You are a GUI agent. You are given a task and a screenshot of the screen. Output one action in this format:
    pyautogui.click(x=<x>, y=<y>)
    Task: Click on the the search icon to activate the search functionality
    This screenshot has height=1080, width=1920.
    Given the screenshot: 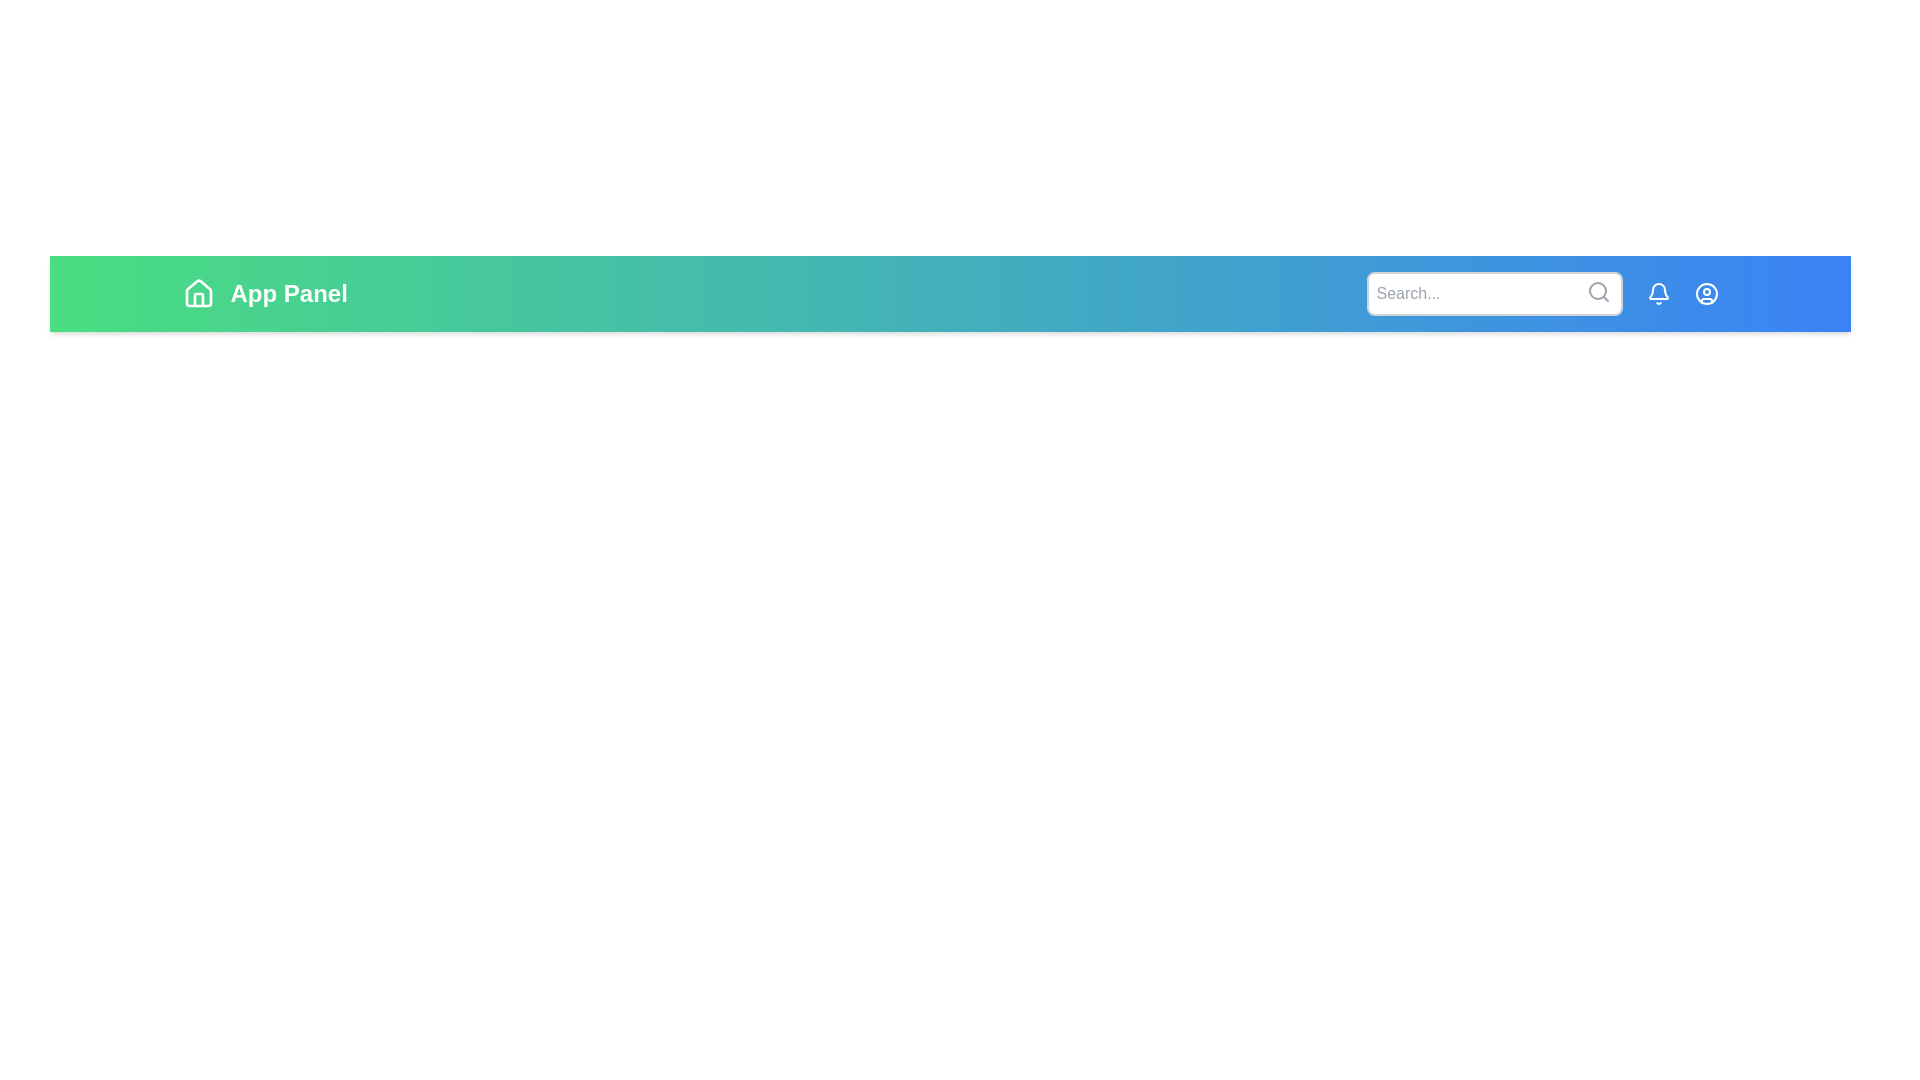 What is the action you would take?
    pyautogui.click(x=1597, y=292)
    